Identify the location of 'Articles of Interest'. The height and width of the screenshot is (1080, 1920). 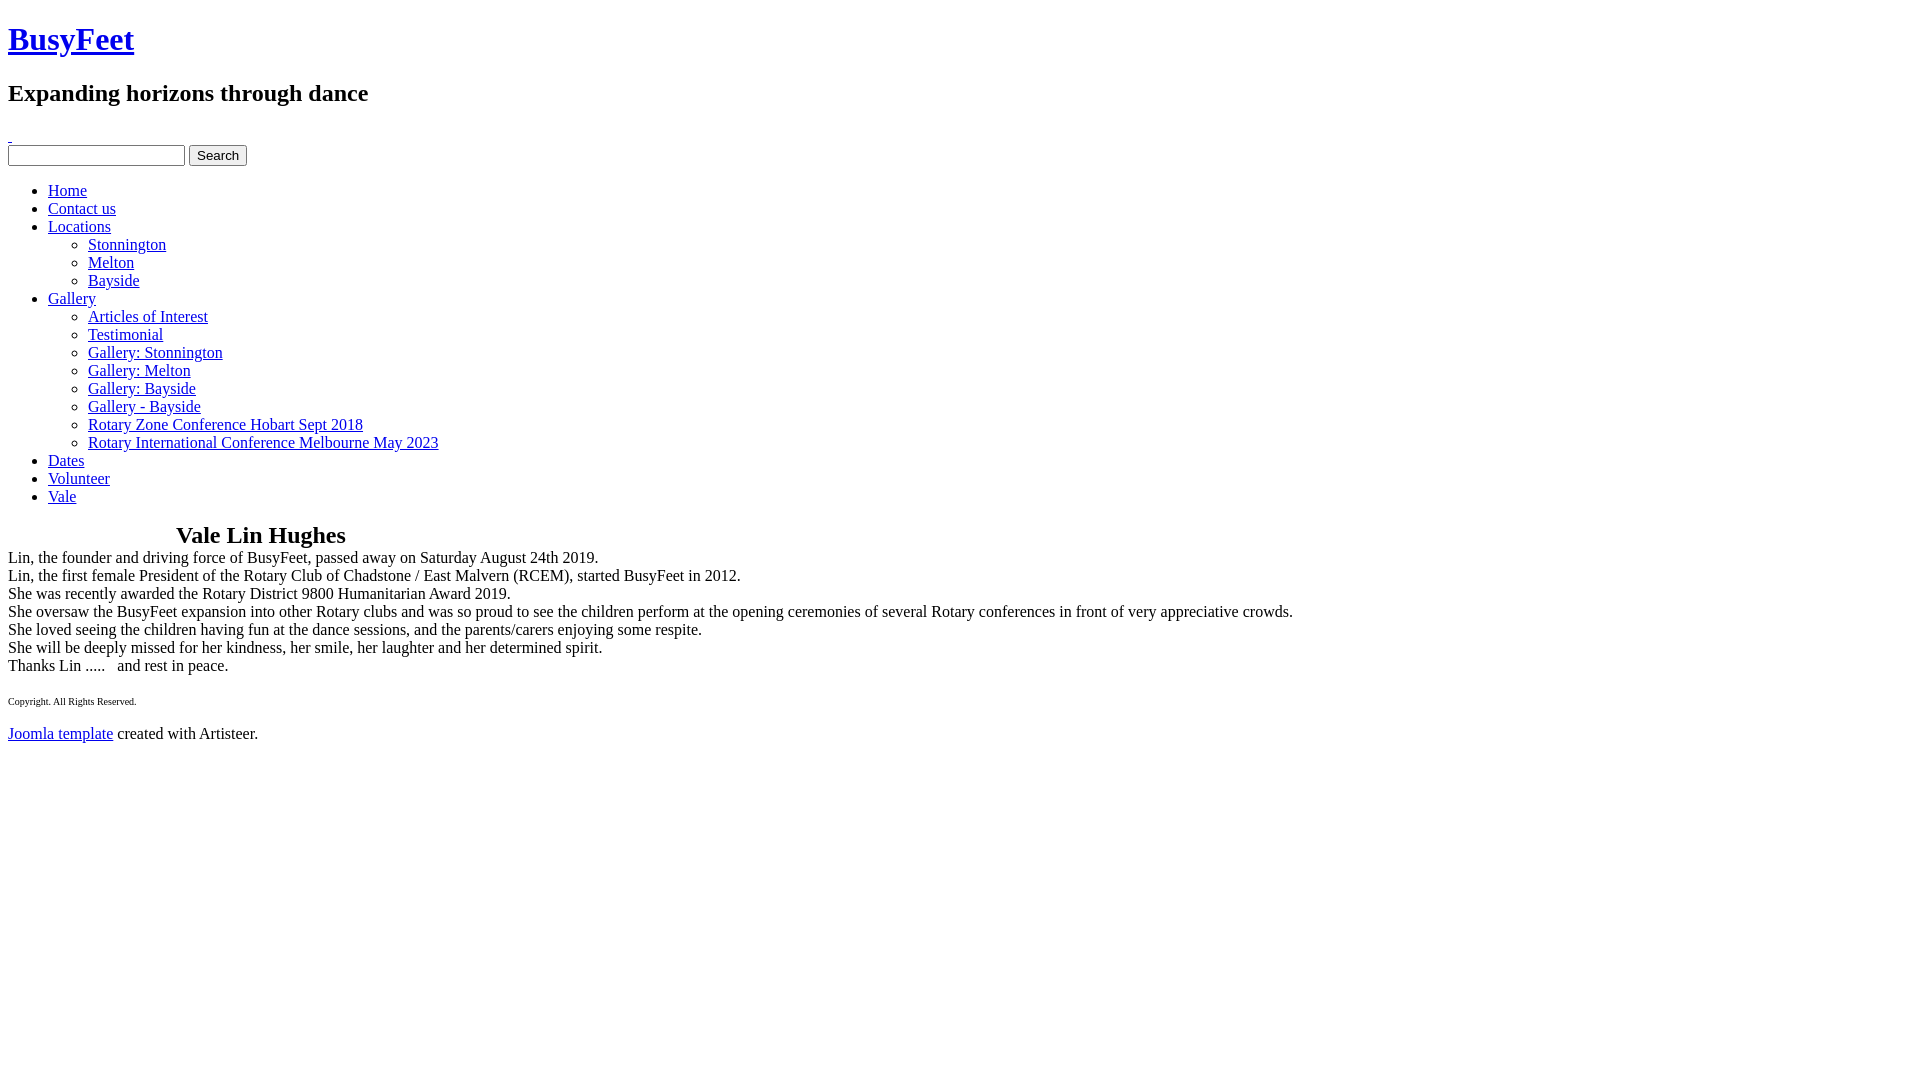
(147, 315).